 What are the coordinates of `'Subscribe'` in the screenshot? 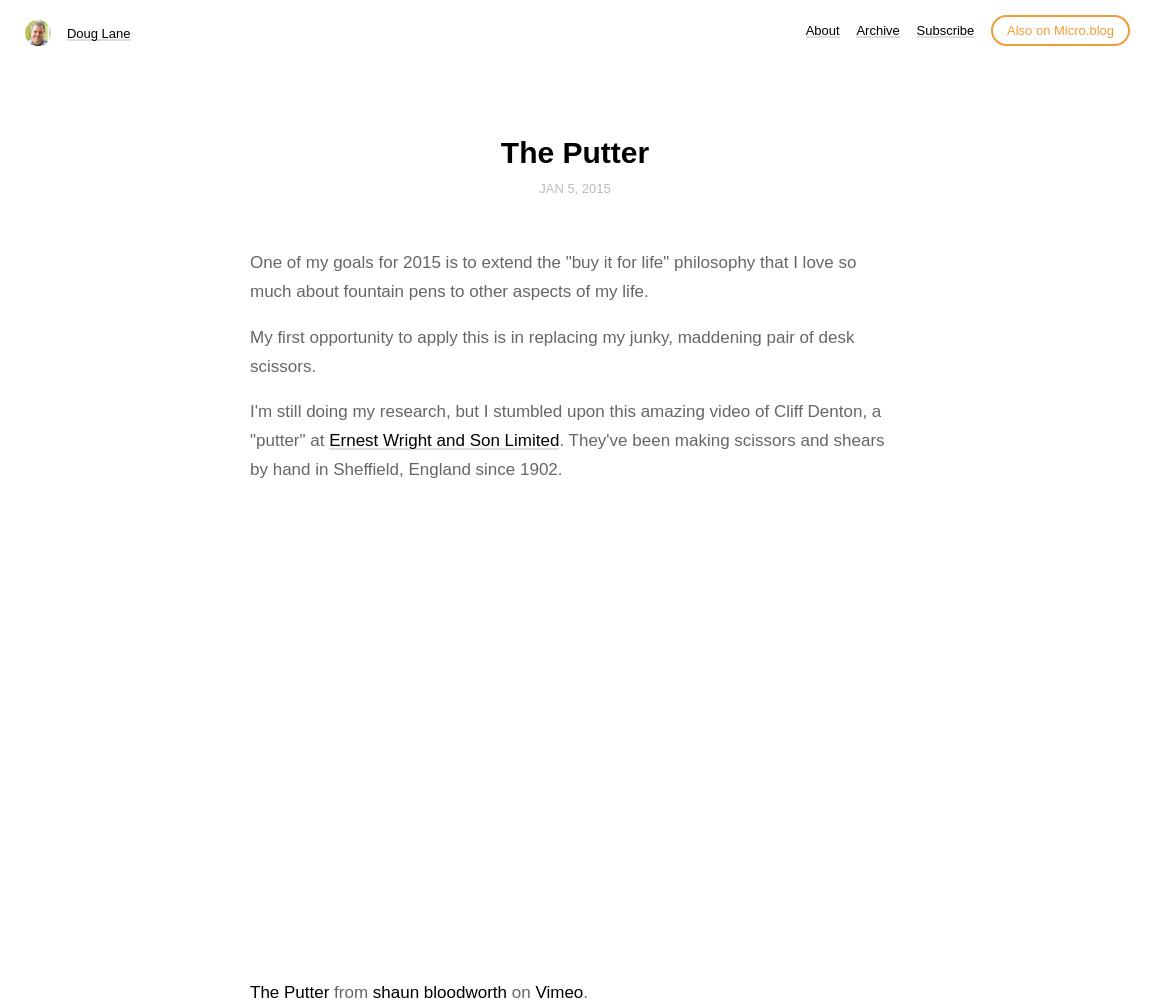 It's located at (944, 30).